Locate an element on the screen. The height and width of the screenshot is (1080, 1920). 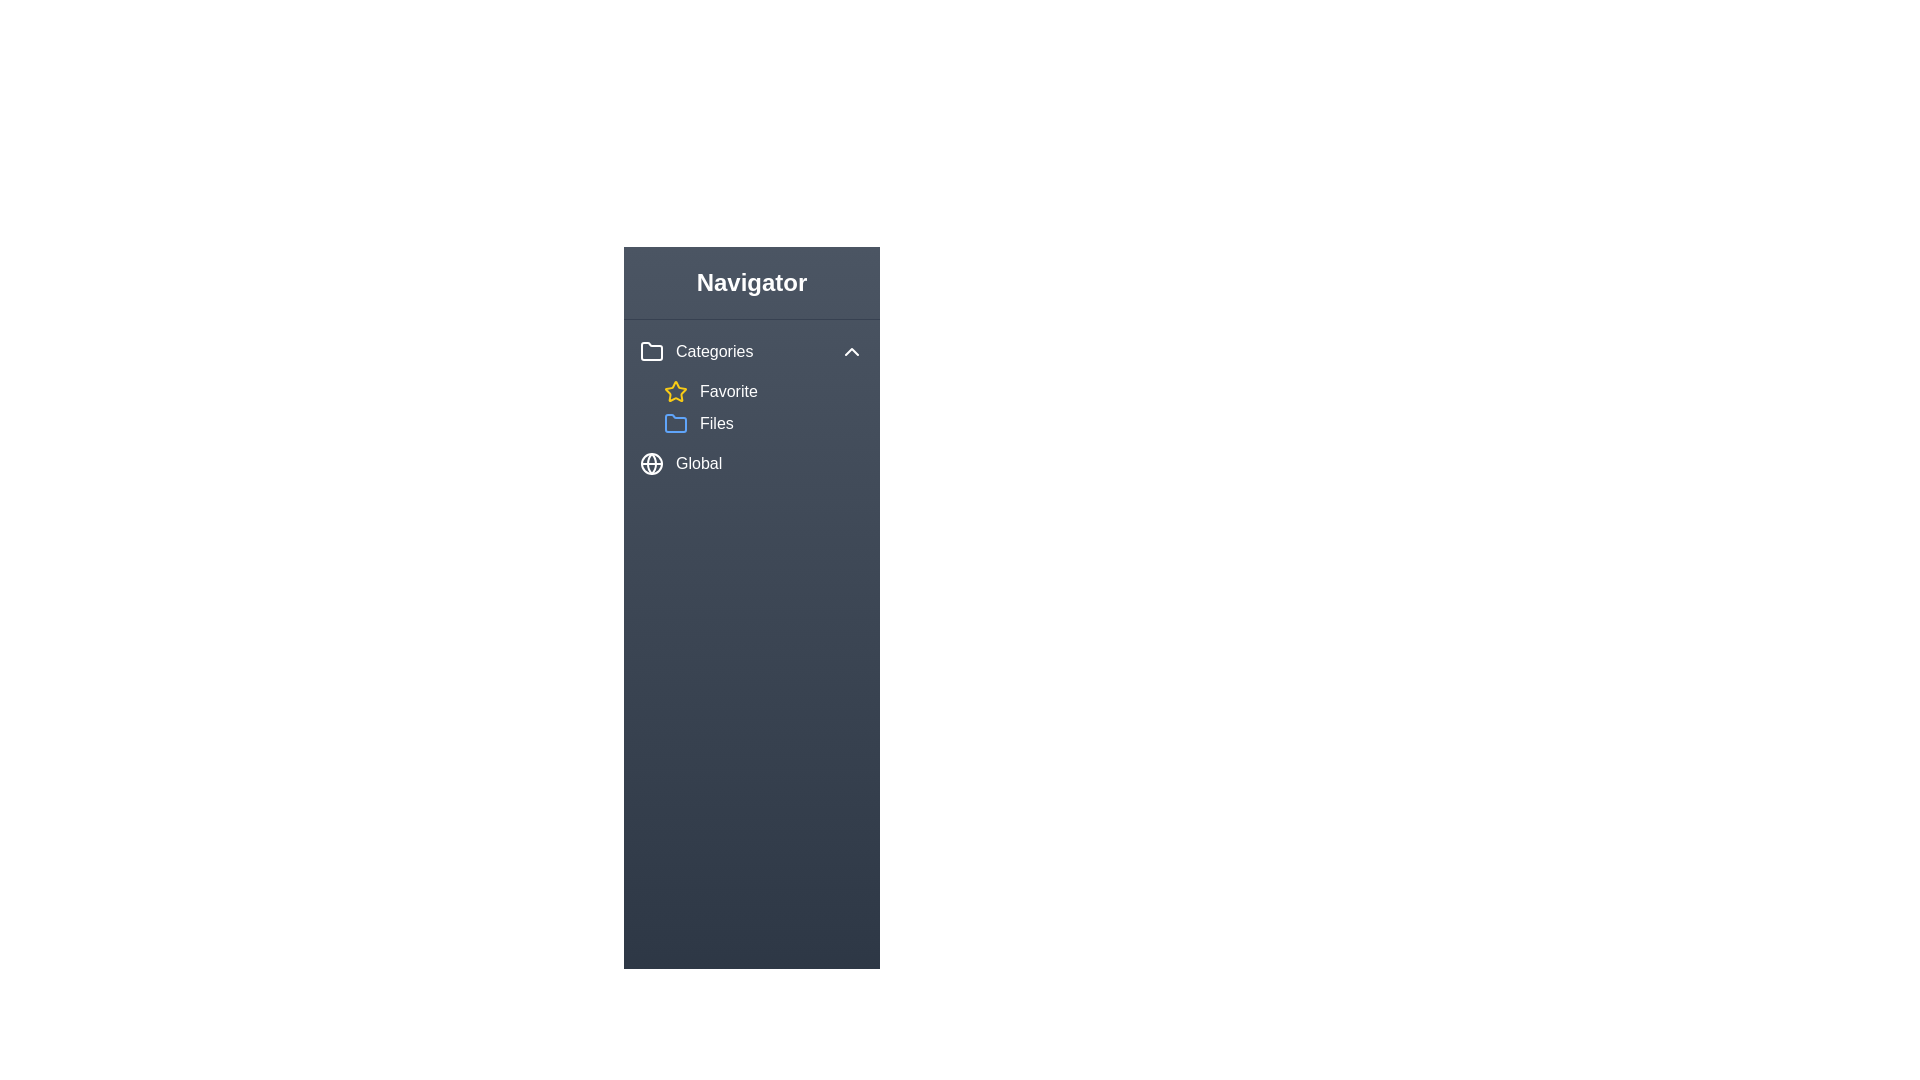
the 'Favorite' item in the 'Categories' section is located at coordinates (762, 392).